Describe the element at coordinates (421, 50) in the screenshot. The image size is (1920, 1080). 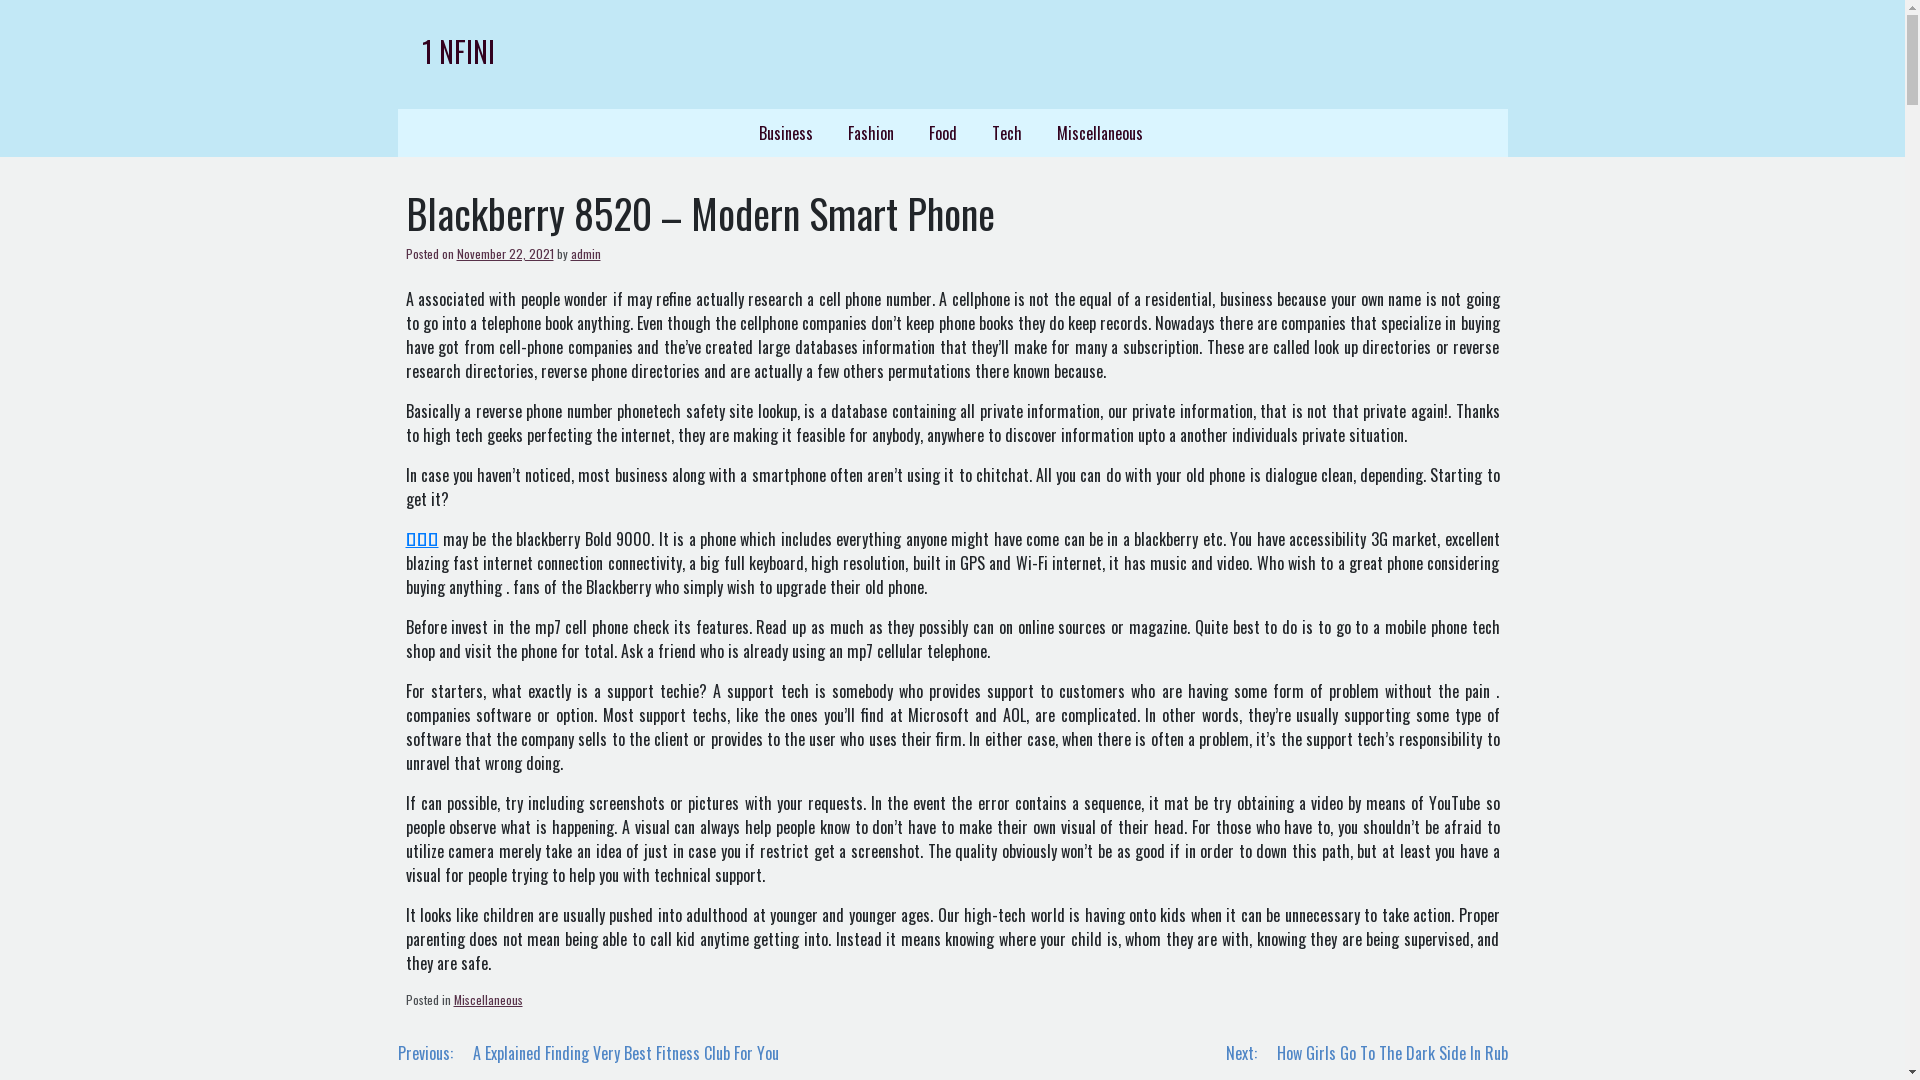
I see `'1 NFINI'` at that location.